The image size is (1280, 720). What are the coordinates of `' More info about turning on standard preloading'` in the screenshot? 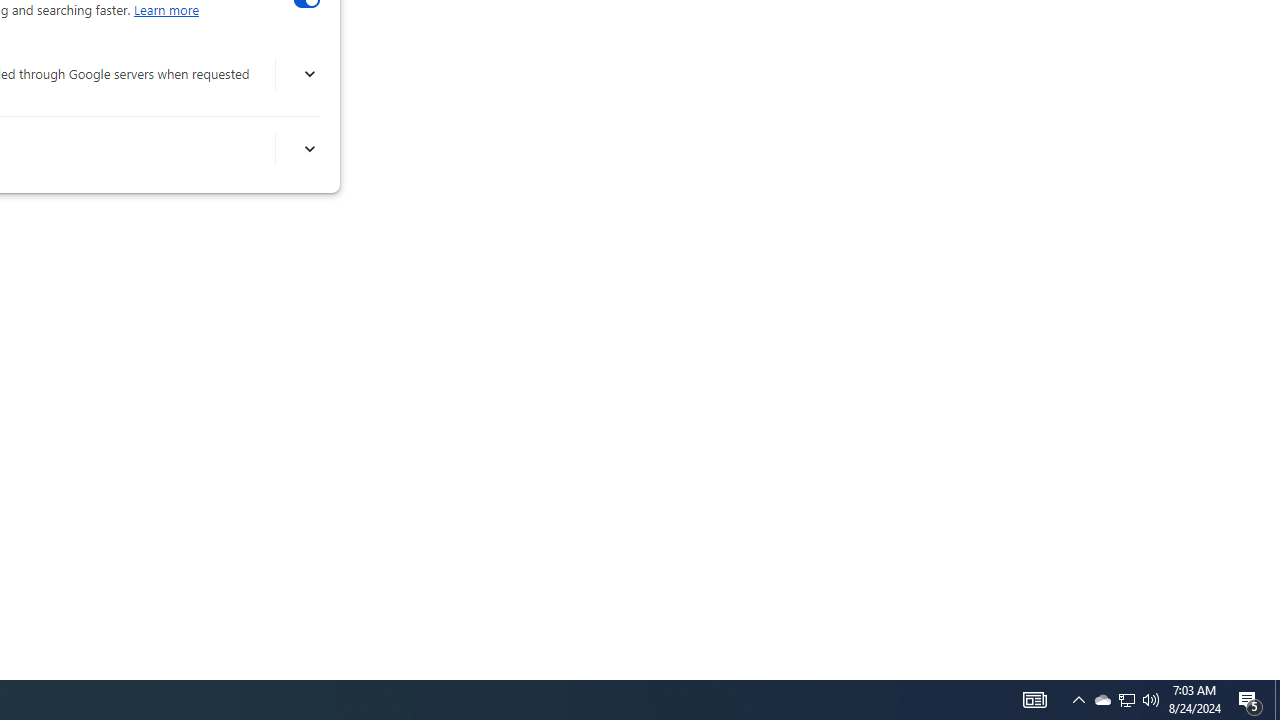 It's located at (308, 148).